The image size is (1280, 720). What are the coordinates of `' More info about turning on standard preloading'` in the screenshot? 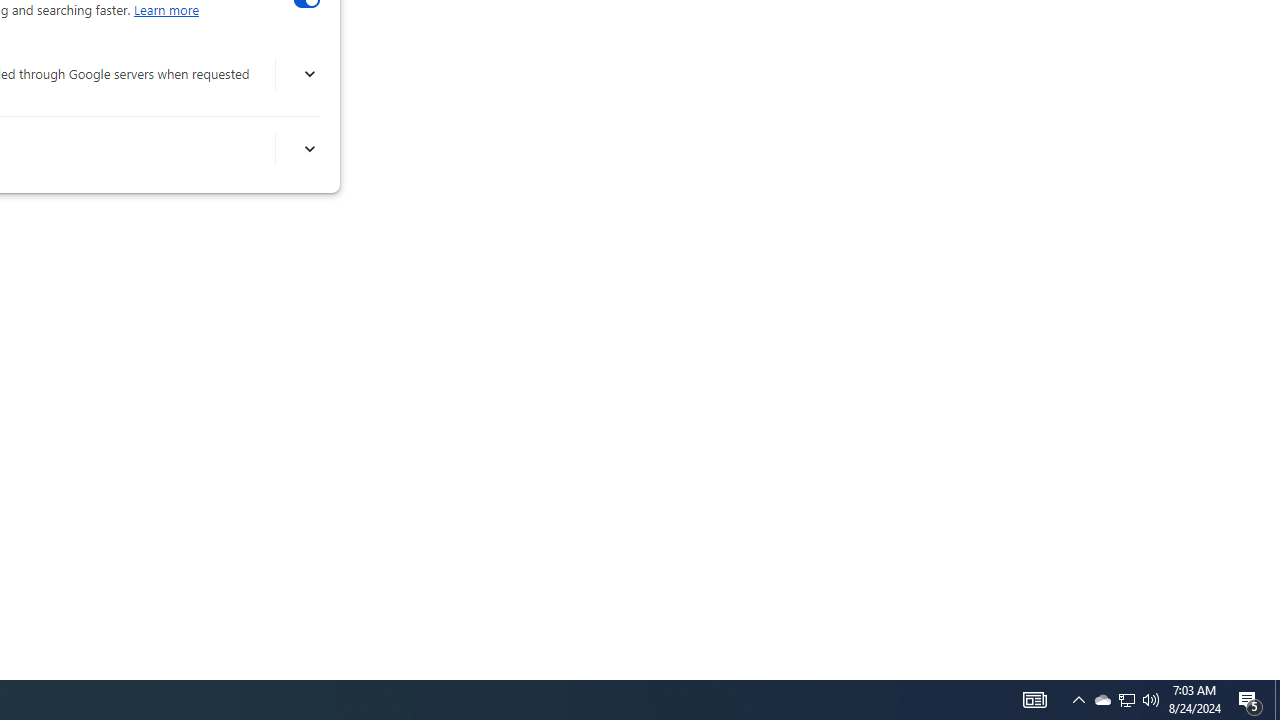 It's located at (308, 148).